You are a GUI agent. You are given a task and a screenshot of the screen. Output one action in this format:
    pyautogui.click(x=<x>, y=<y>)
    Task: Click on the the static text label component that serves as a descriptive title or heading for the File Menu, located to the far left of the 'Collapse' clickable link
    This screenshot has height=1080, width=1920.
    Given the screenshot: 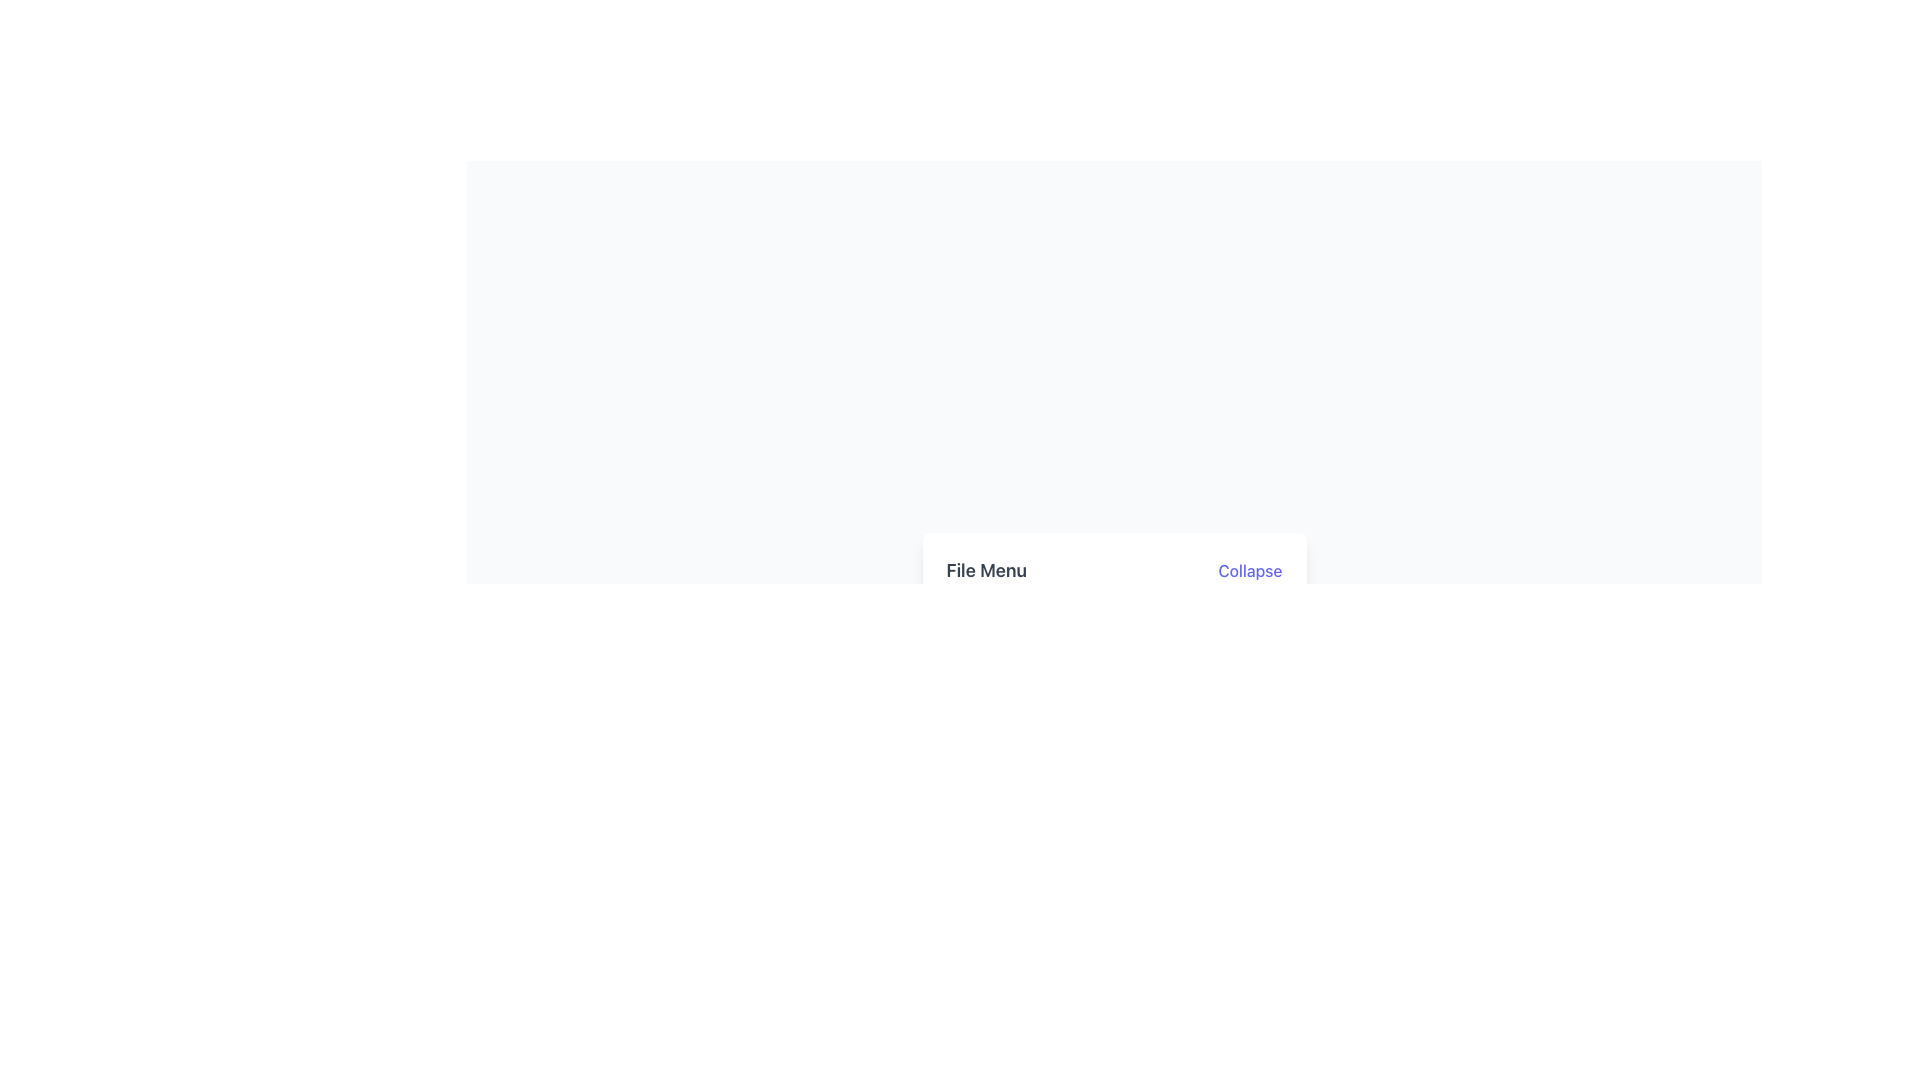 What is the action you would take?
    pyautogui.click(x=986, y=570)
    